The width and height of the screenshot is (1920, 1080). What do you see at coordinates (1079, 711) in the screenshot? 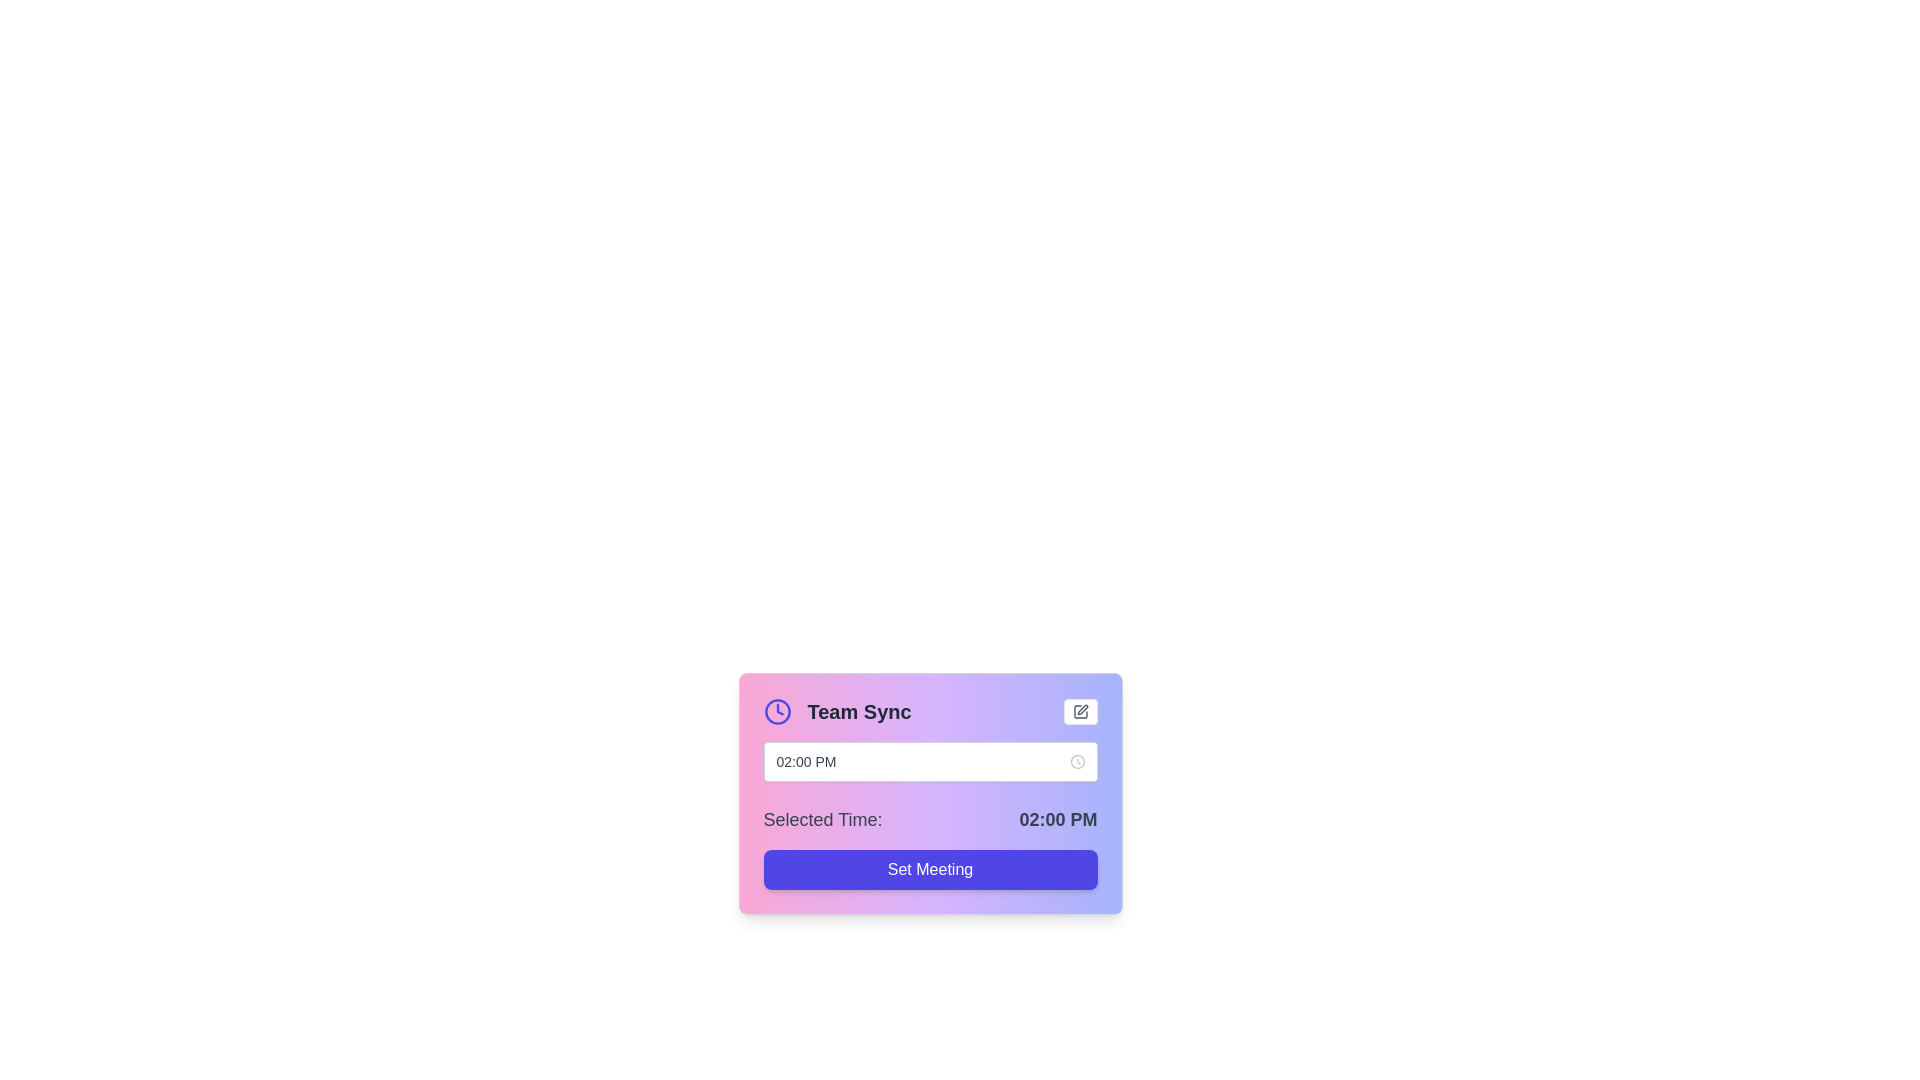
I see `the small button with a pen icon located at the top-right corner of the 'Team Sync' section` at bounding box center [1079, 711].